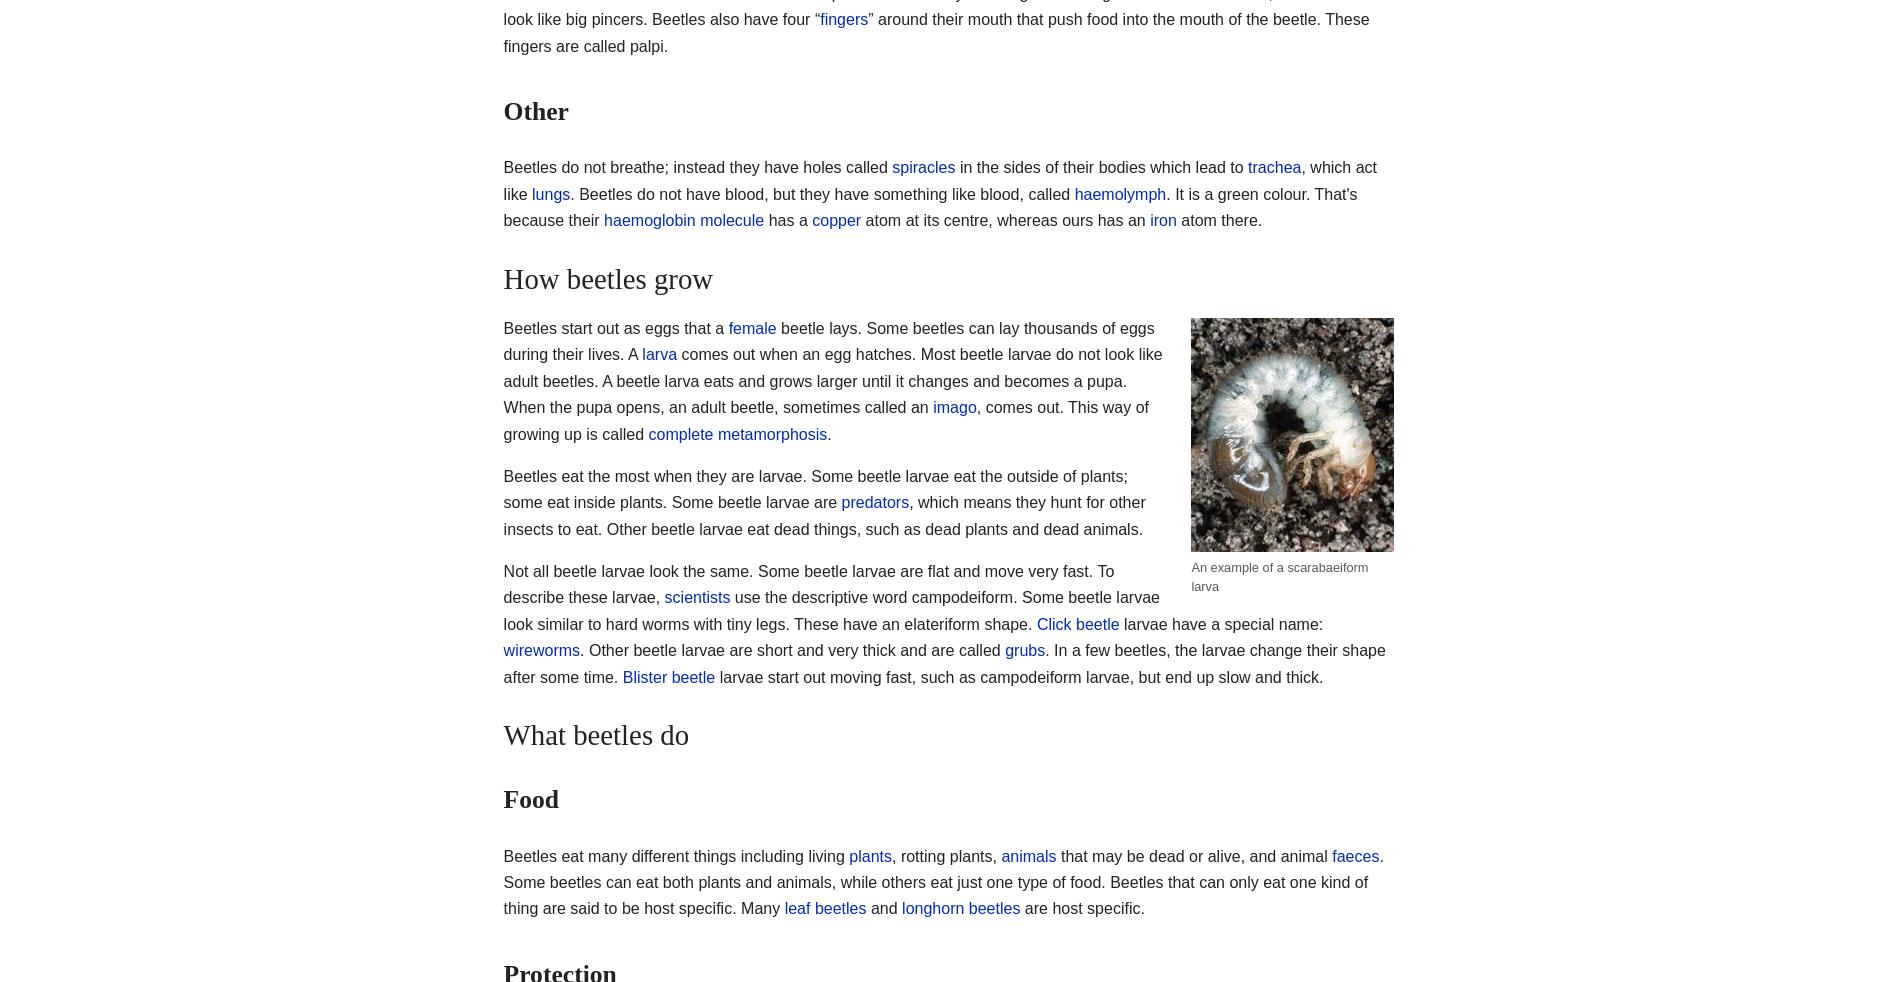 This screenshot has width=1900, height=982. I want to click on 'animals', so click(1028, 855).